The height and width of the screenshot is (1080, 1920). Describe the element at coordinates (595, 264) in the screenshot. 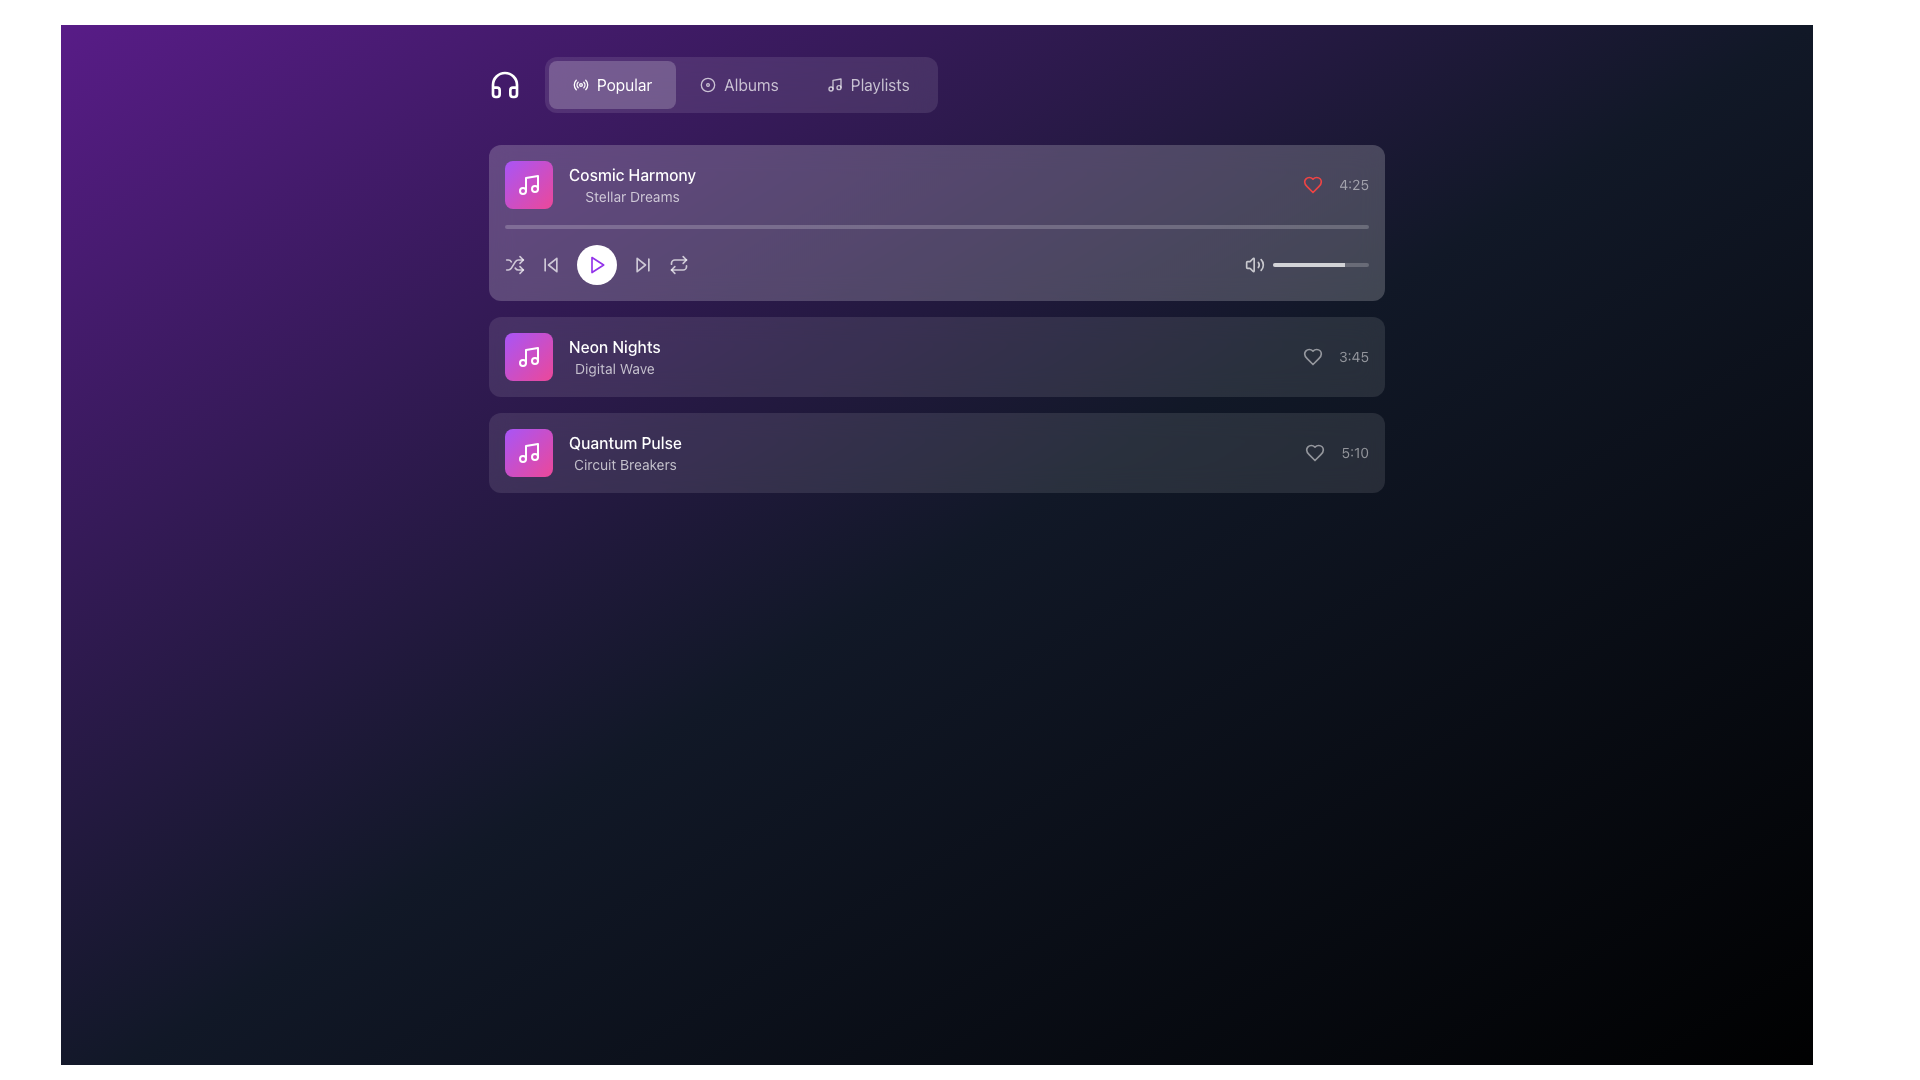

I see `the purple play icon, which is a triangle within a circle, located in the audio control section beneath the 'Cosmic Harmony' playlist, specifically the third button from the left, to play the media` at that location.